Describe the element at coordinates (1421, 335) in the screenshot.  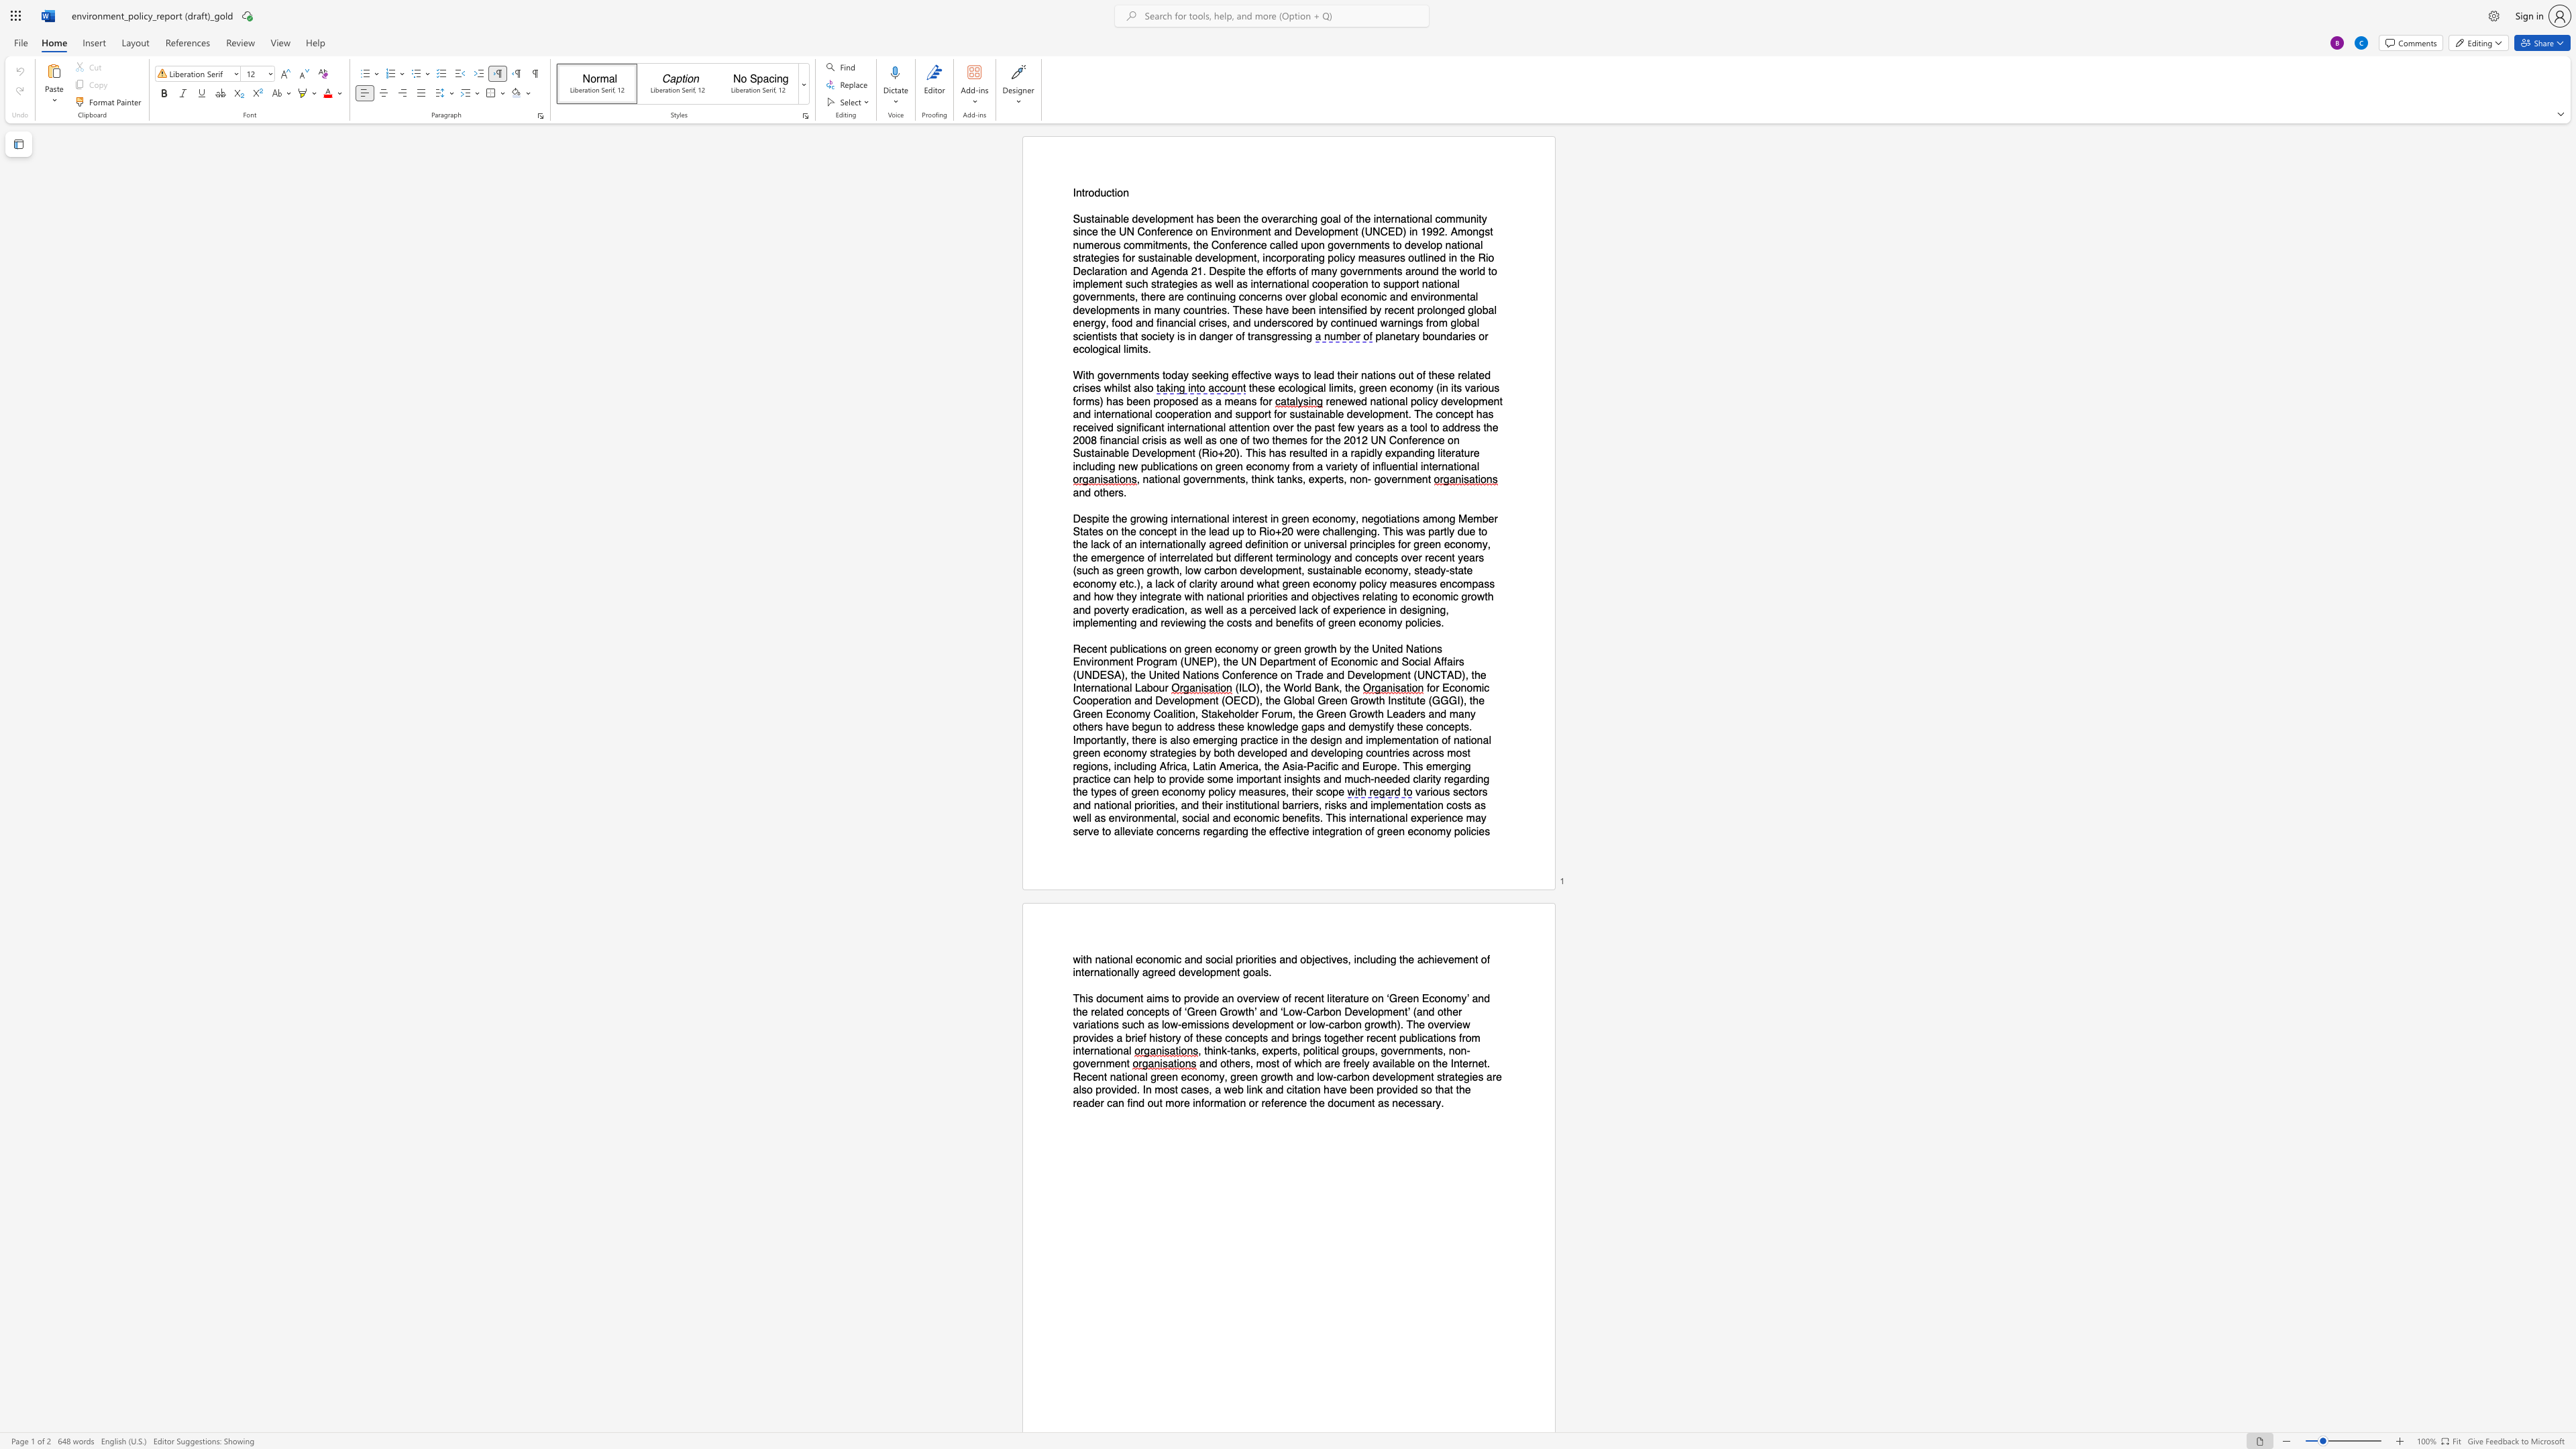
I see `the subset text "boundaries or" within the text "planetary boundaries or ecological limits."` at that location.